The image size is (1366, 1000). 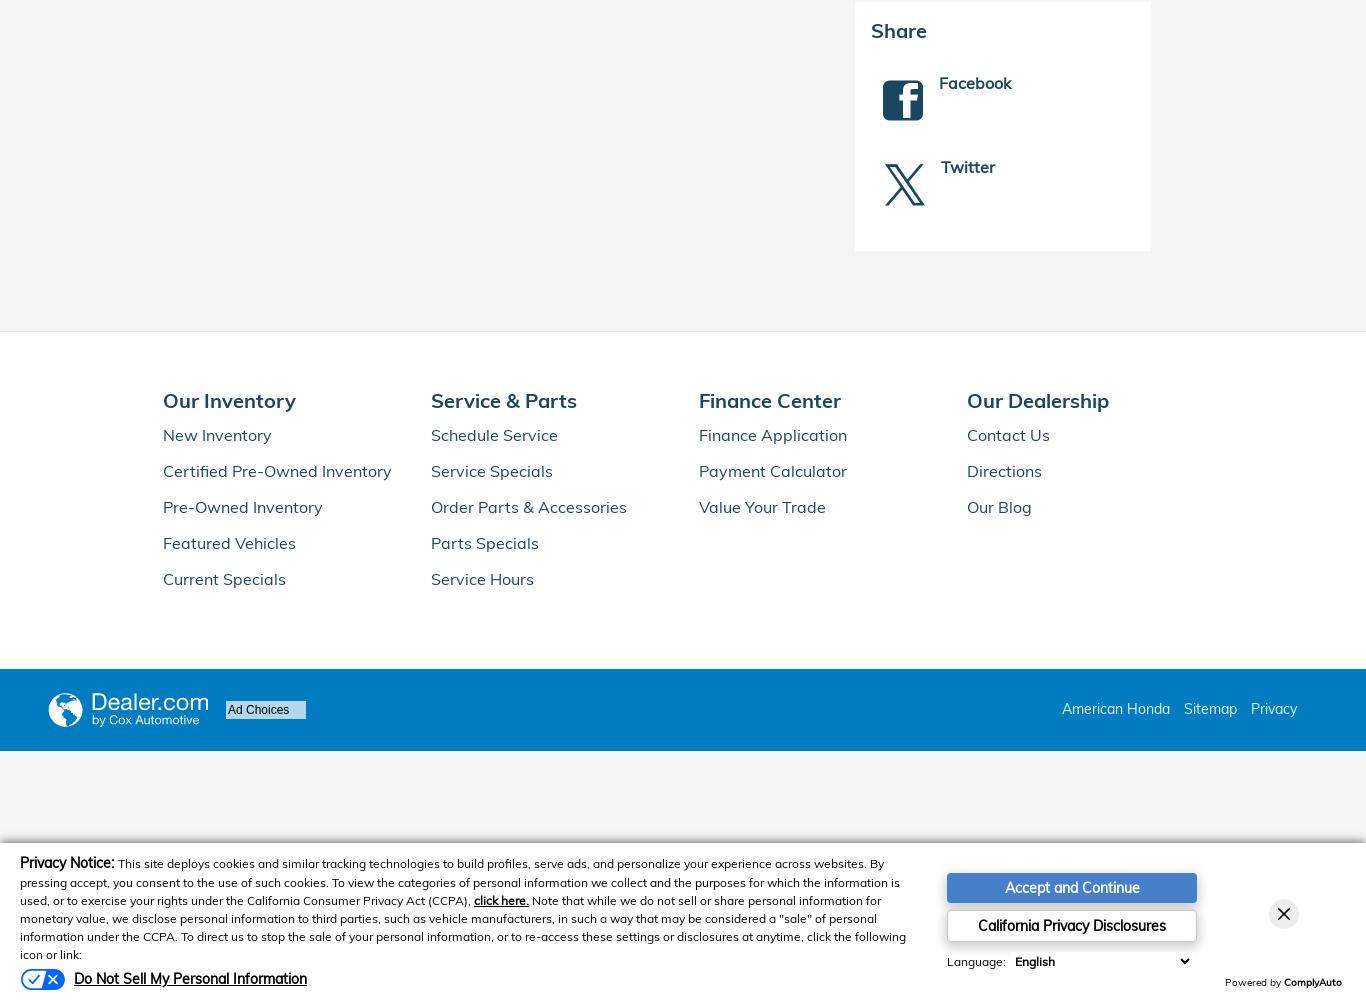 What do you see at coordinates (773, 434) in the screenshot?
I see `'Finance Application'` at bounding box center [773, 434].